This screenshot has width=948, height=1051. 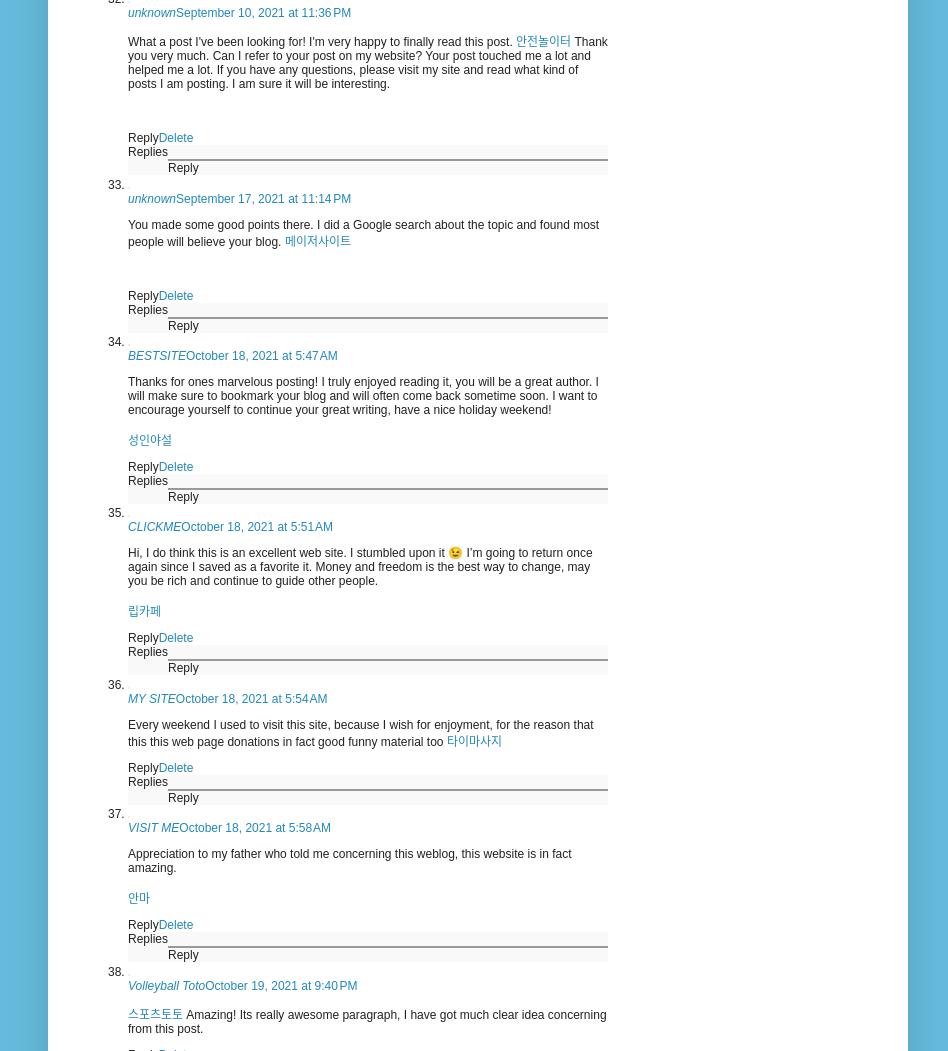 I want to click on 'Every weekend I used to visit this site, because I wish for enjoyment, for the reason that this this web page donations in fact good funny material too', so click(x=359, y=732).